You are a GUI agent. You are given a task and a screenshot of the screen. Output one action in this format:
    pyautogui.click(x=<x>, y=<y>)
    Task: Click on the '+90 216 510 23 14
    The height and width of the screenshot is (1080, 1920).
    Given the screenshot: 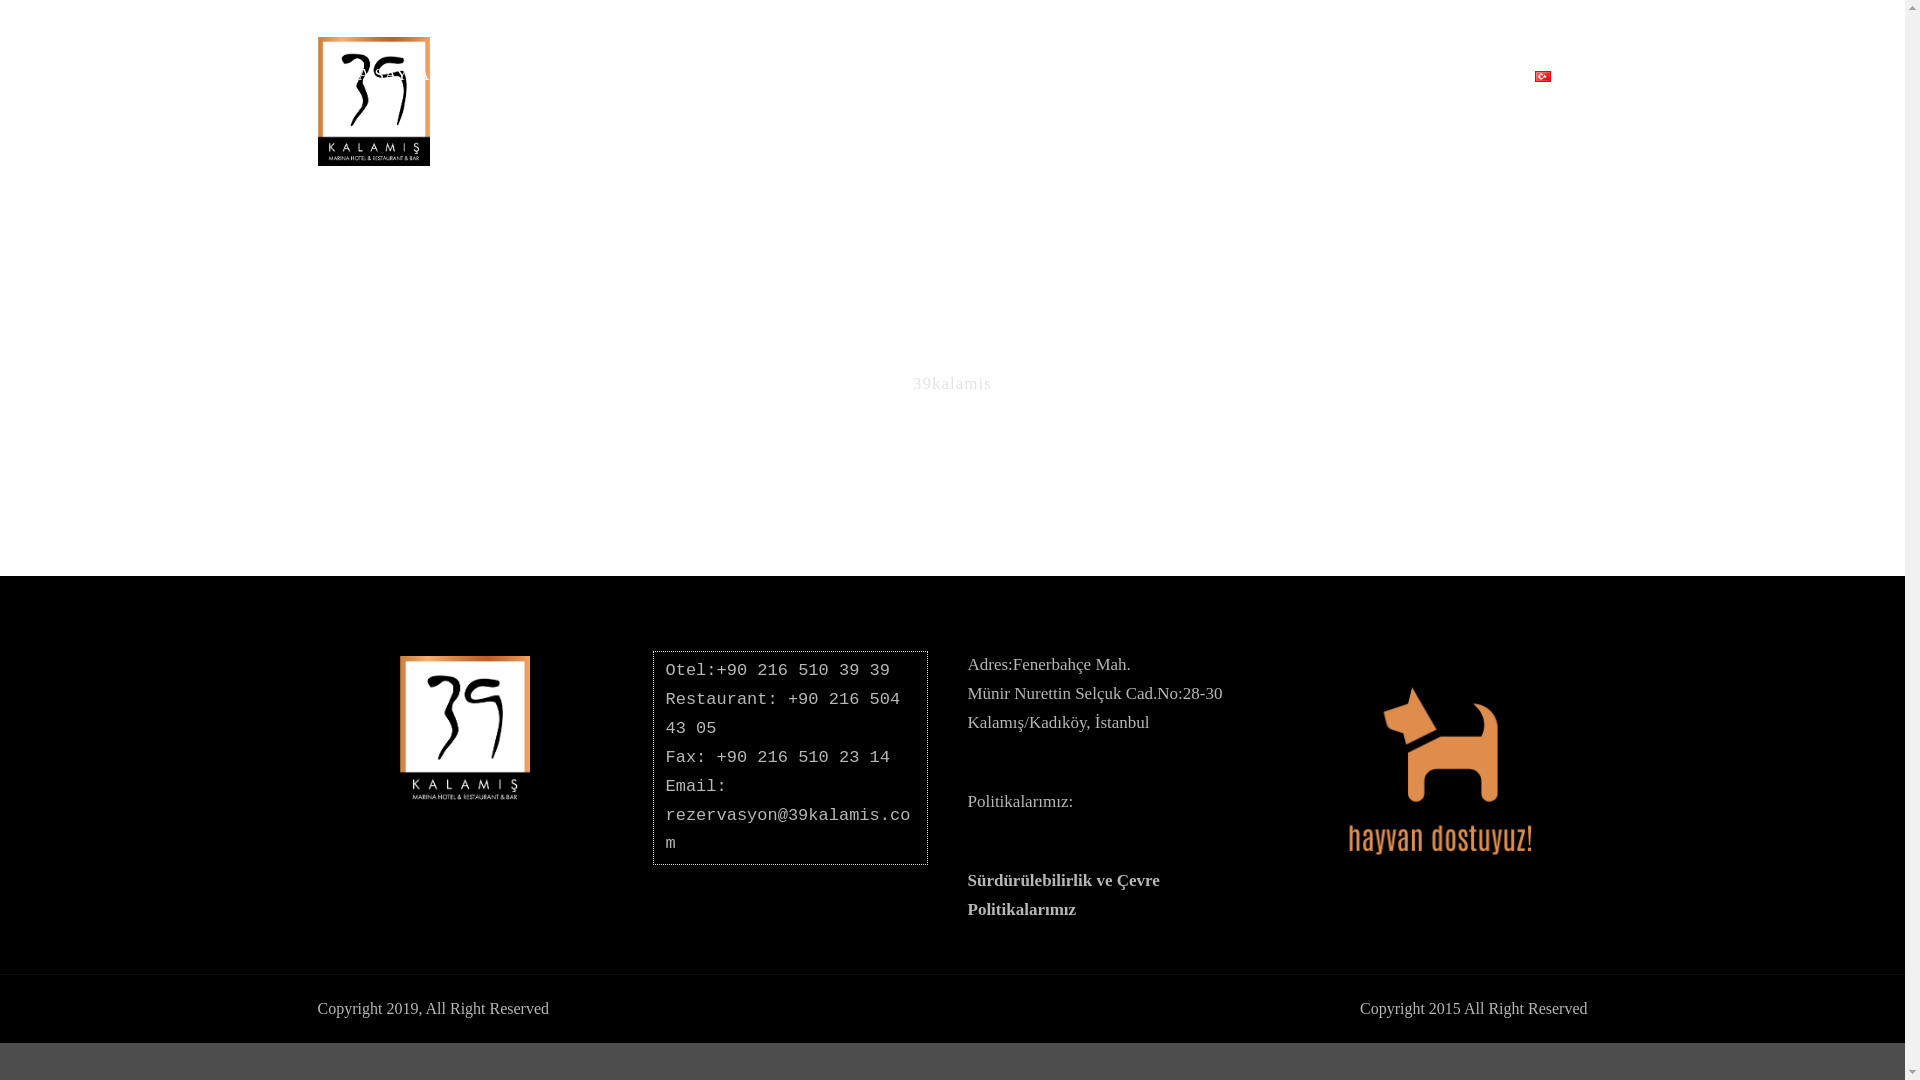 What is the action you would take?
    pyautogui.click(x=776, y=770)
    